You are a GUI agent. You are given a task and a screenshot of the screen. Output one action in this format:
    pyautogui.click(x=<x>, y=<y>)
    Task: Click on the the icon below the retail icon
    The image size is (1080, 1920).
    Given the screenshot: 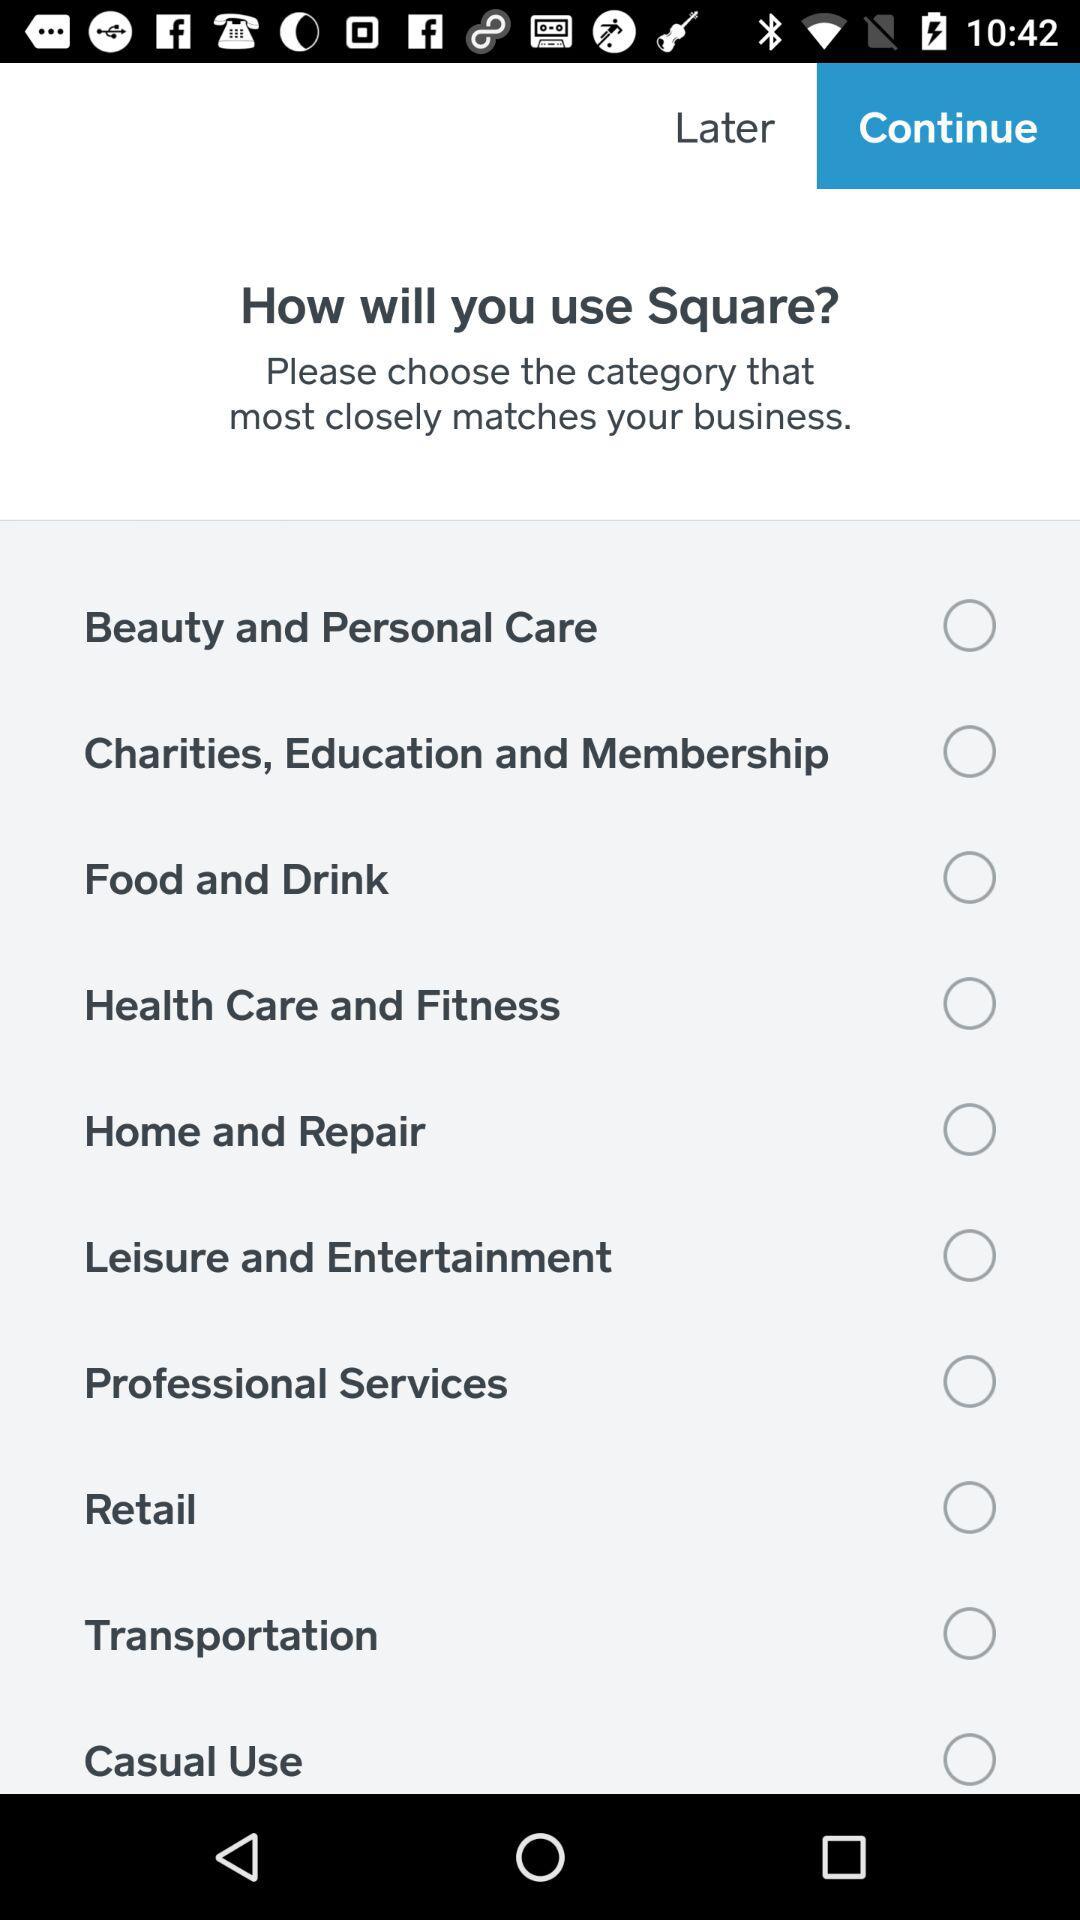 What is the action you would take?
    pyautogui.click(x=540, y=1633)
    